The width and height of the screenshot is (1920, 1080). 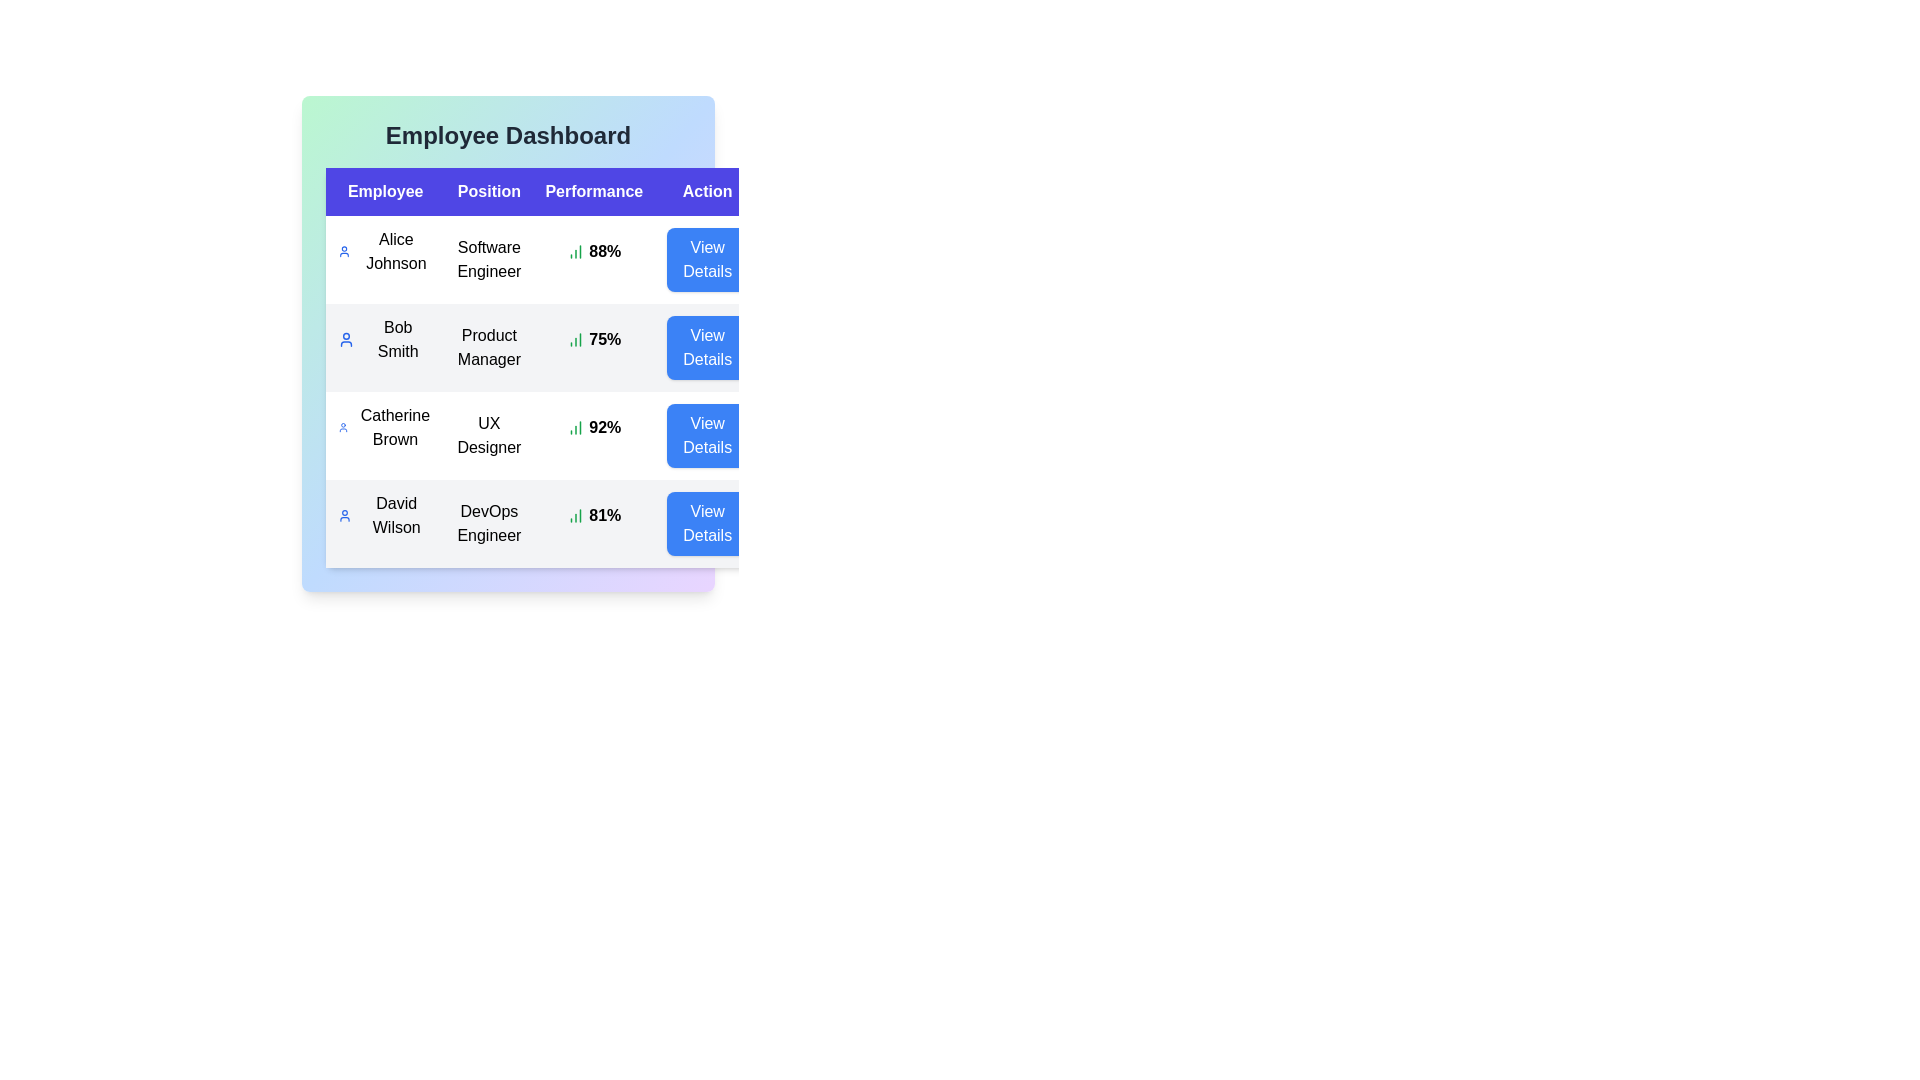 What do you see at coordinates (707, 523) in the screenshot?
I see `'View Details' button for the employee specified by David Wilson` at bounding box center [707, 523].